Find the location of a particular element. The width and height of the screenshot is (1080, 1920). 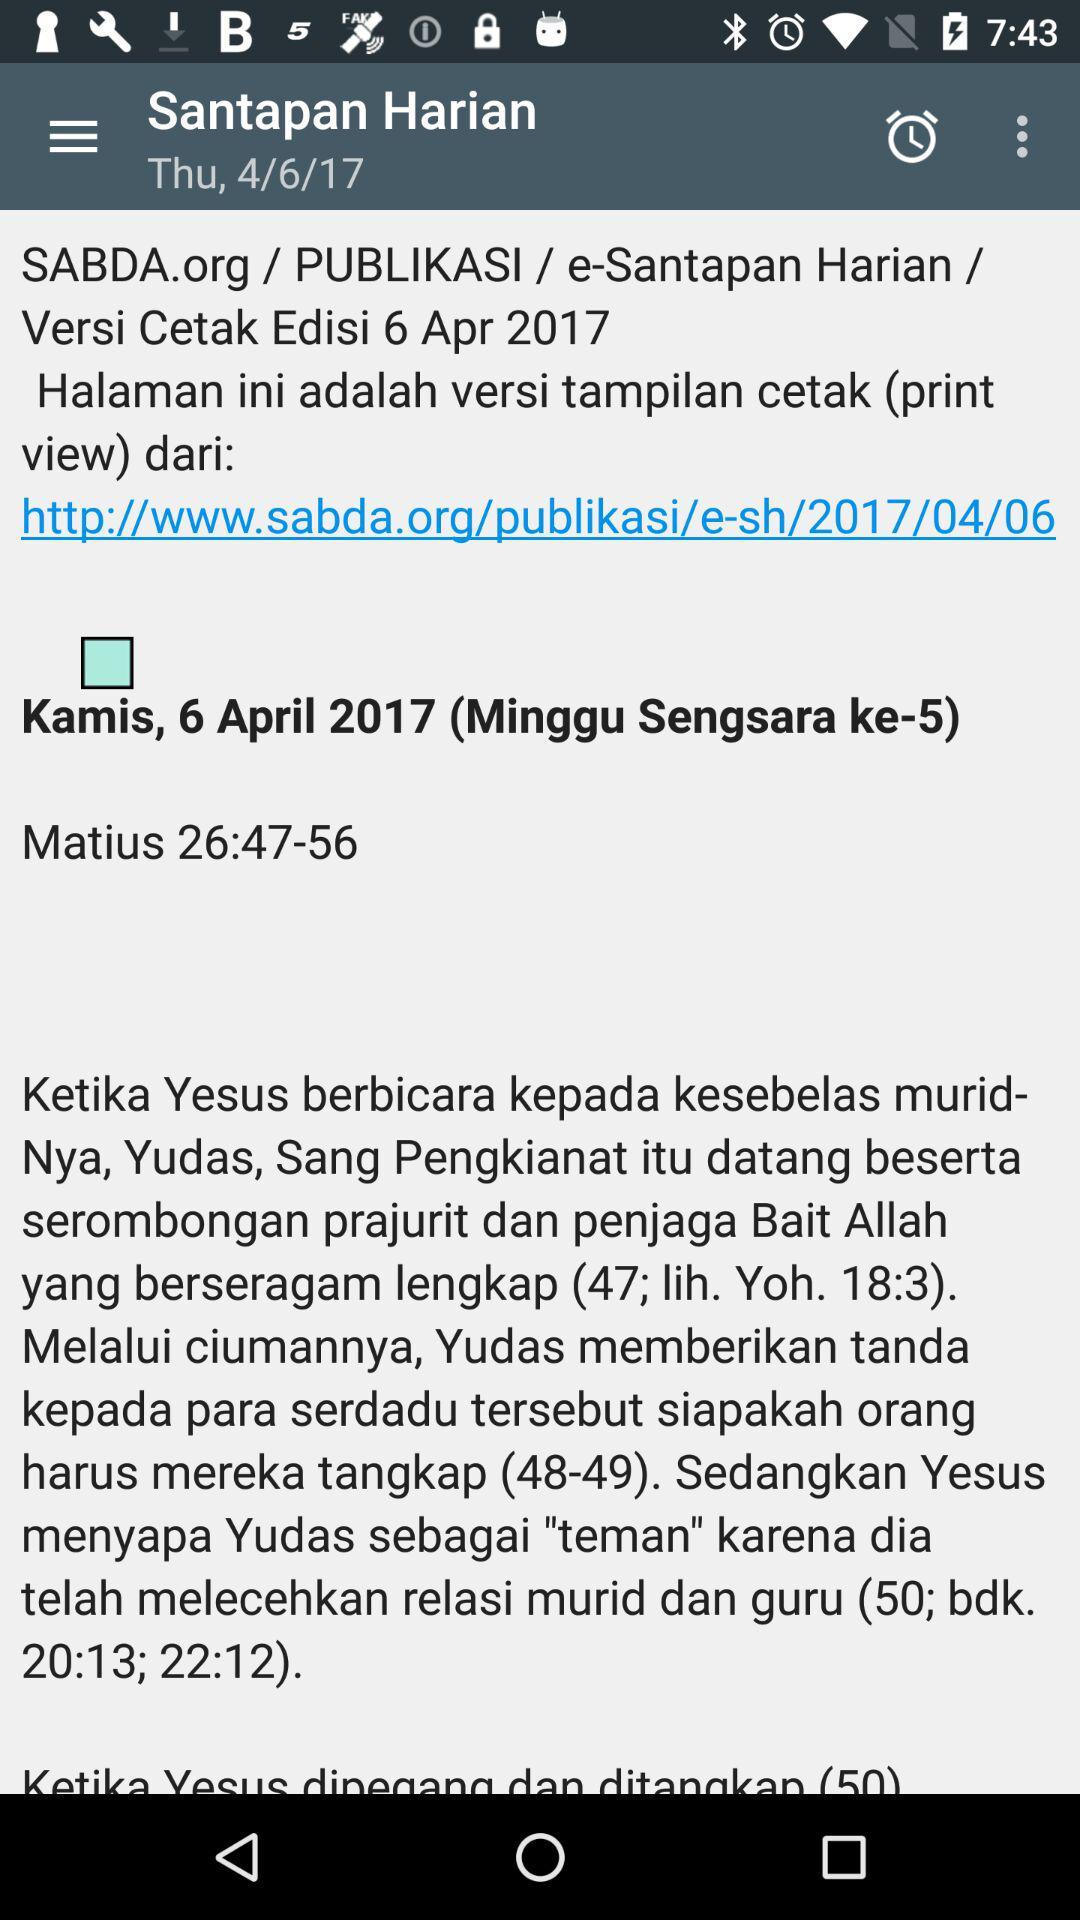

icon next to the santapan harian is located at coordinates (72, 135).